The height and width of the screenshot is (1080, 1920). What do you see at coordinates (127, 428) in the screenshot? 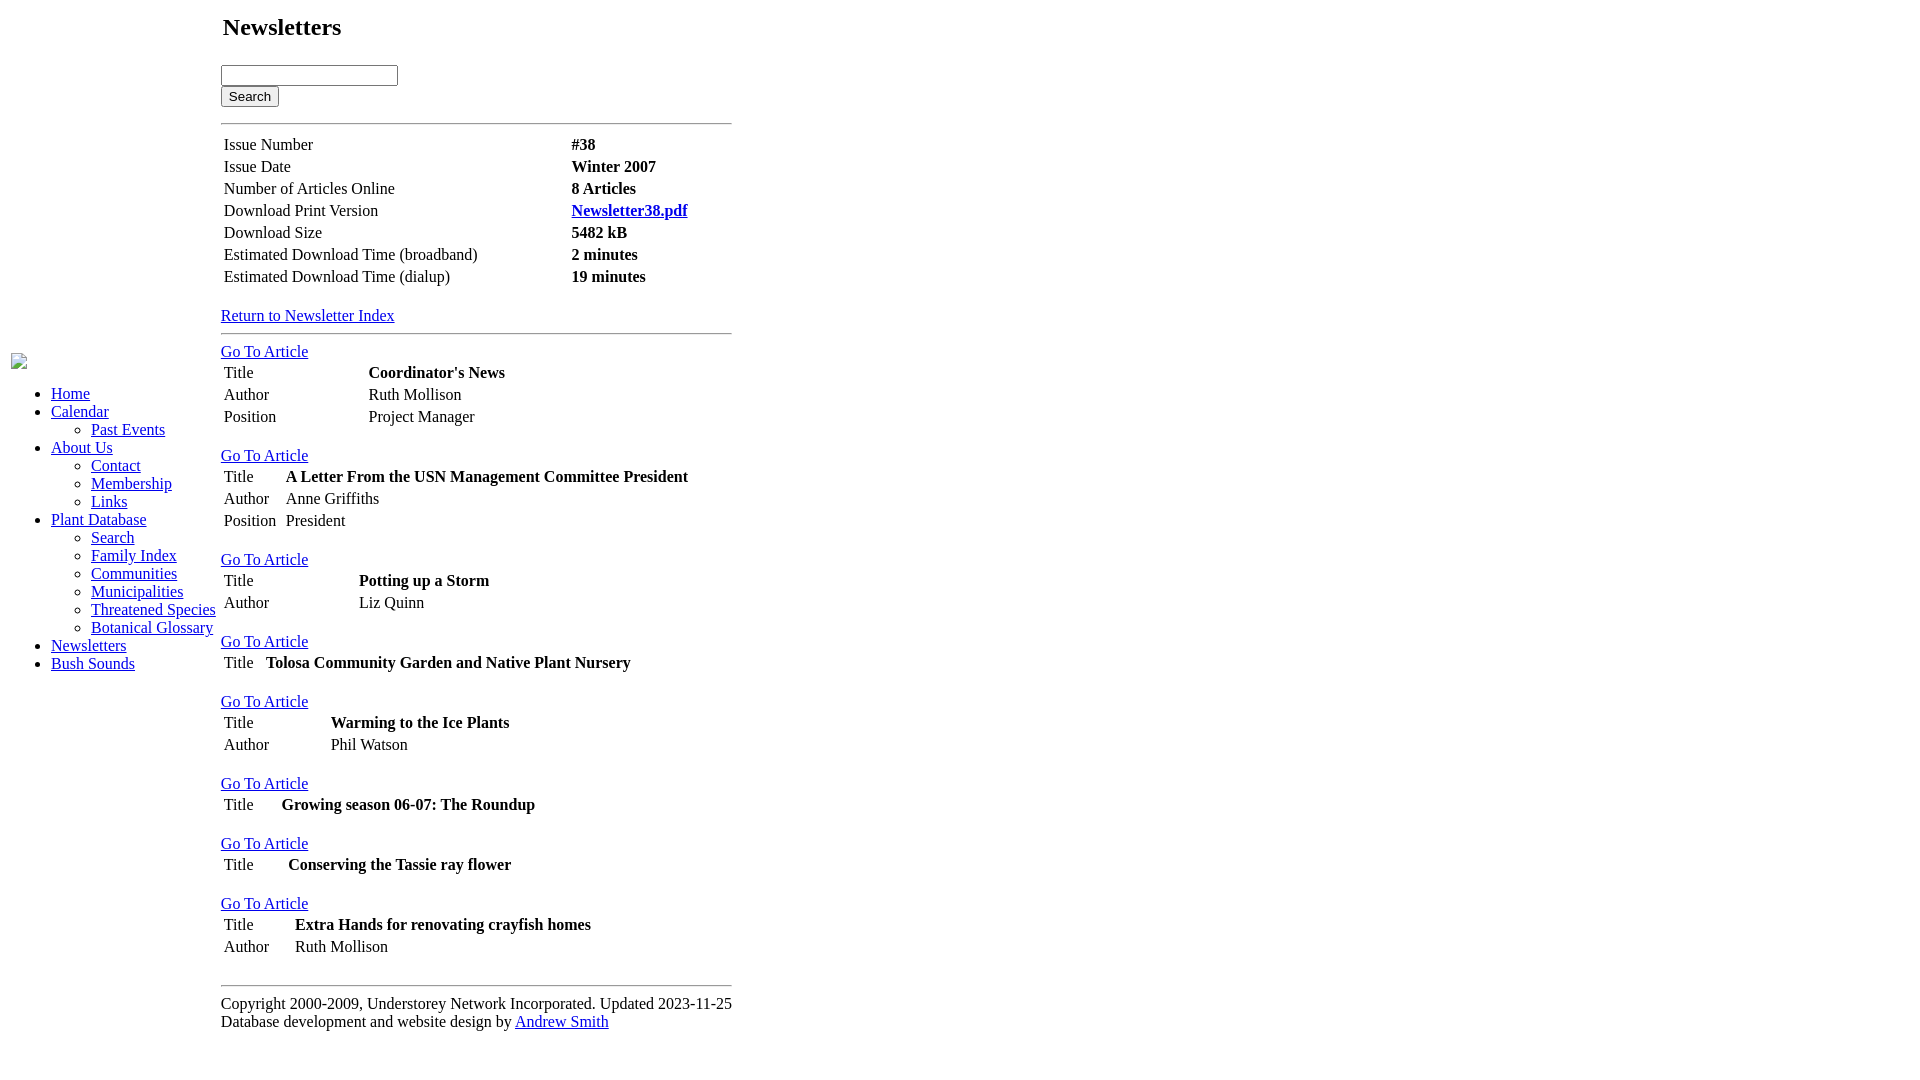
I see `'Past Events'` at bounding box center [127, 428].